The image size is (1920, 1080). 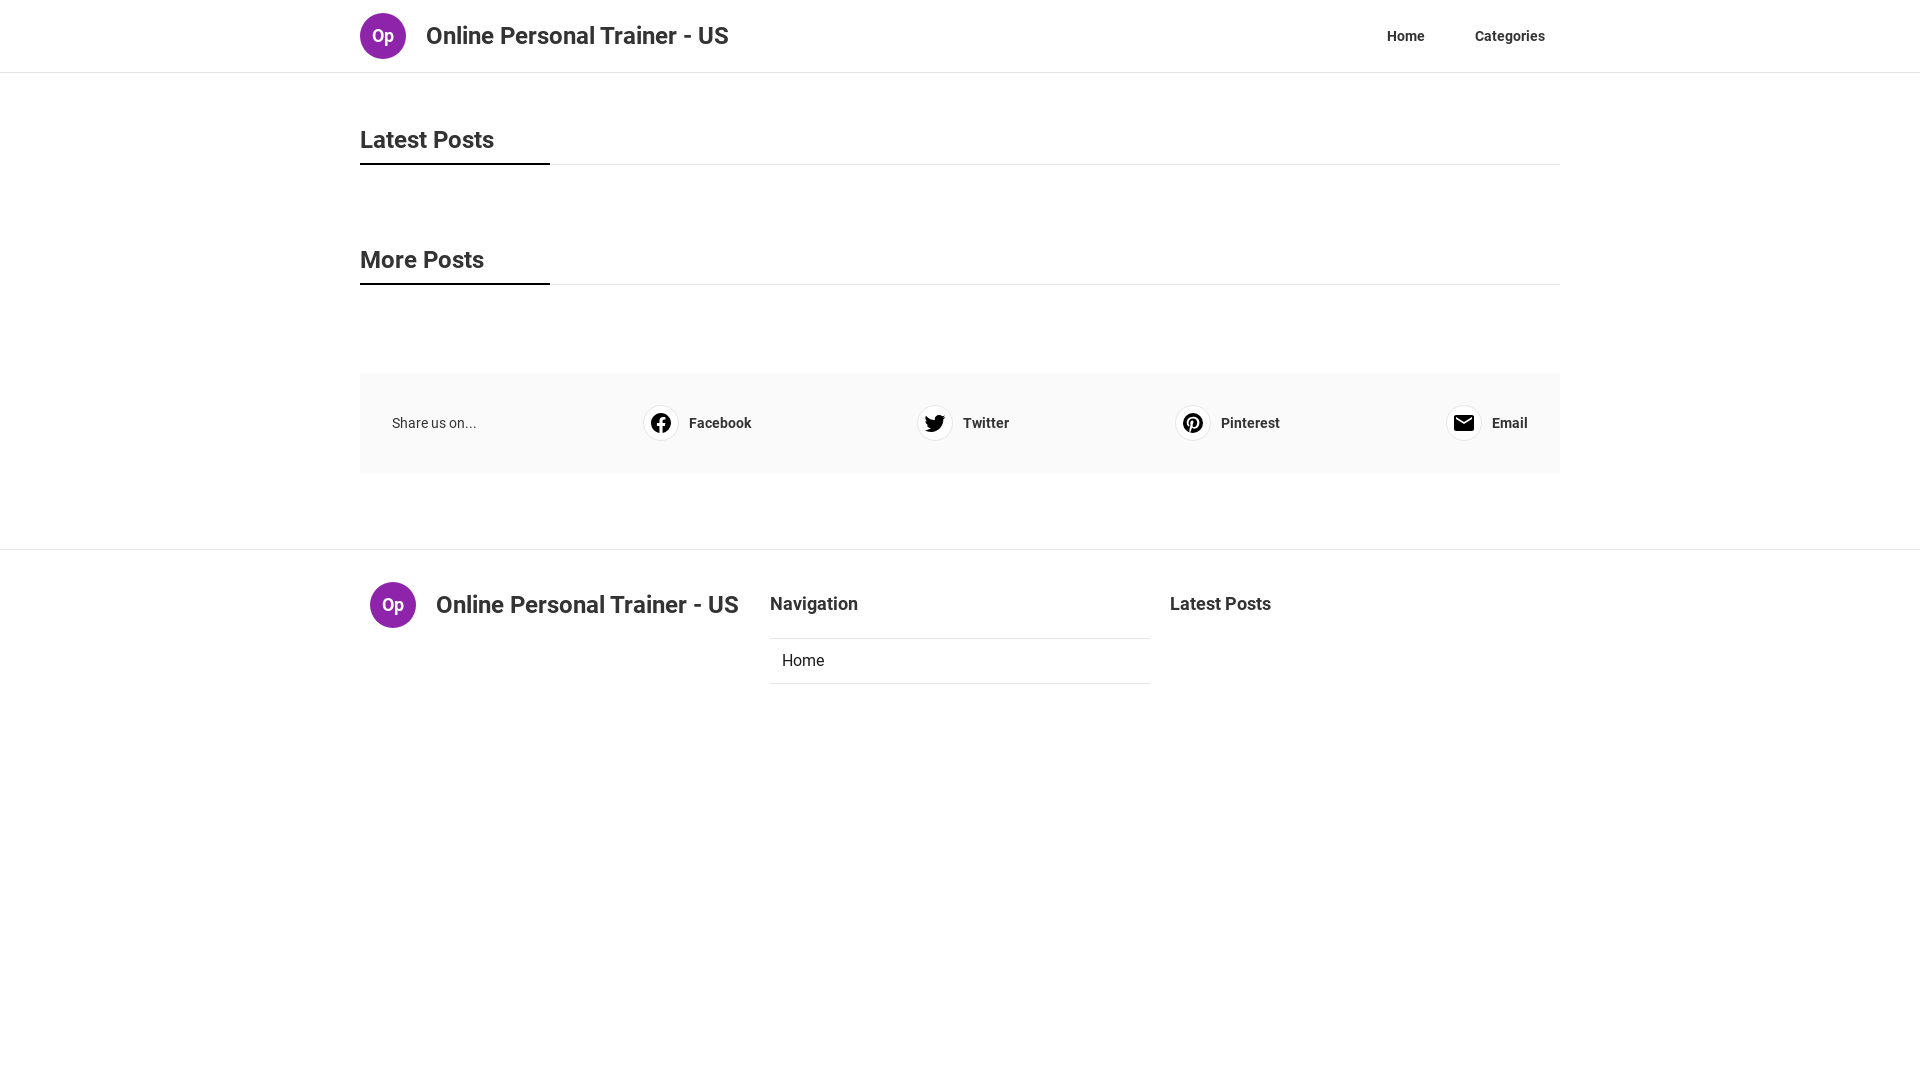 I want to click on 'Facebook', so click(x=643, y=422).